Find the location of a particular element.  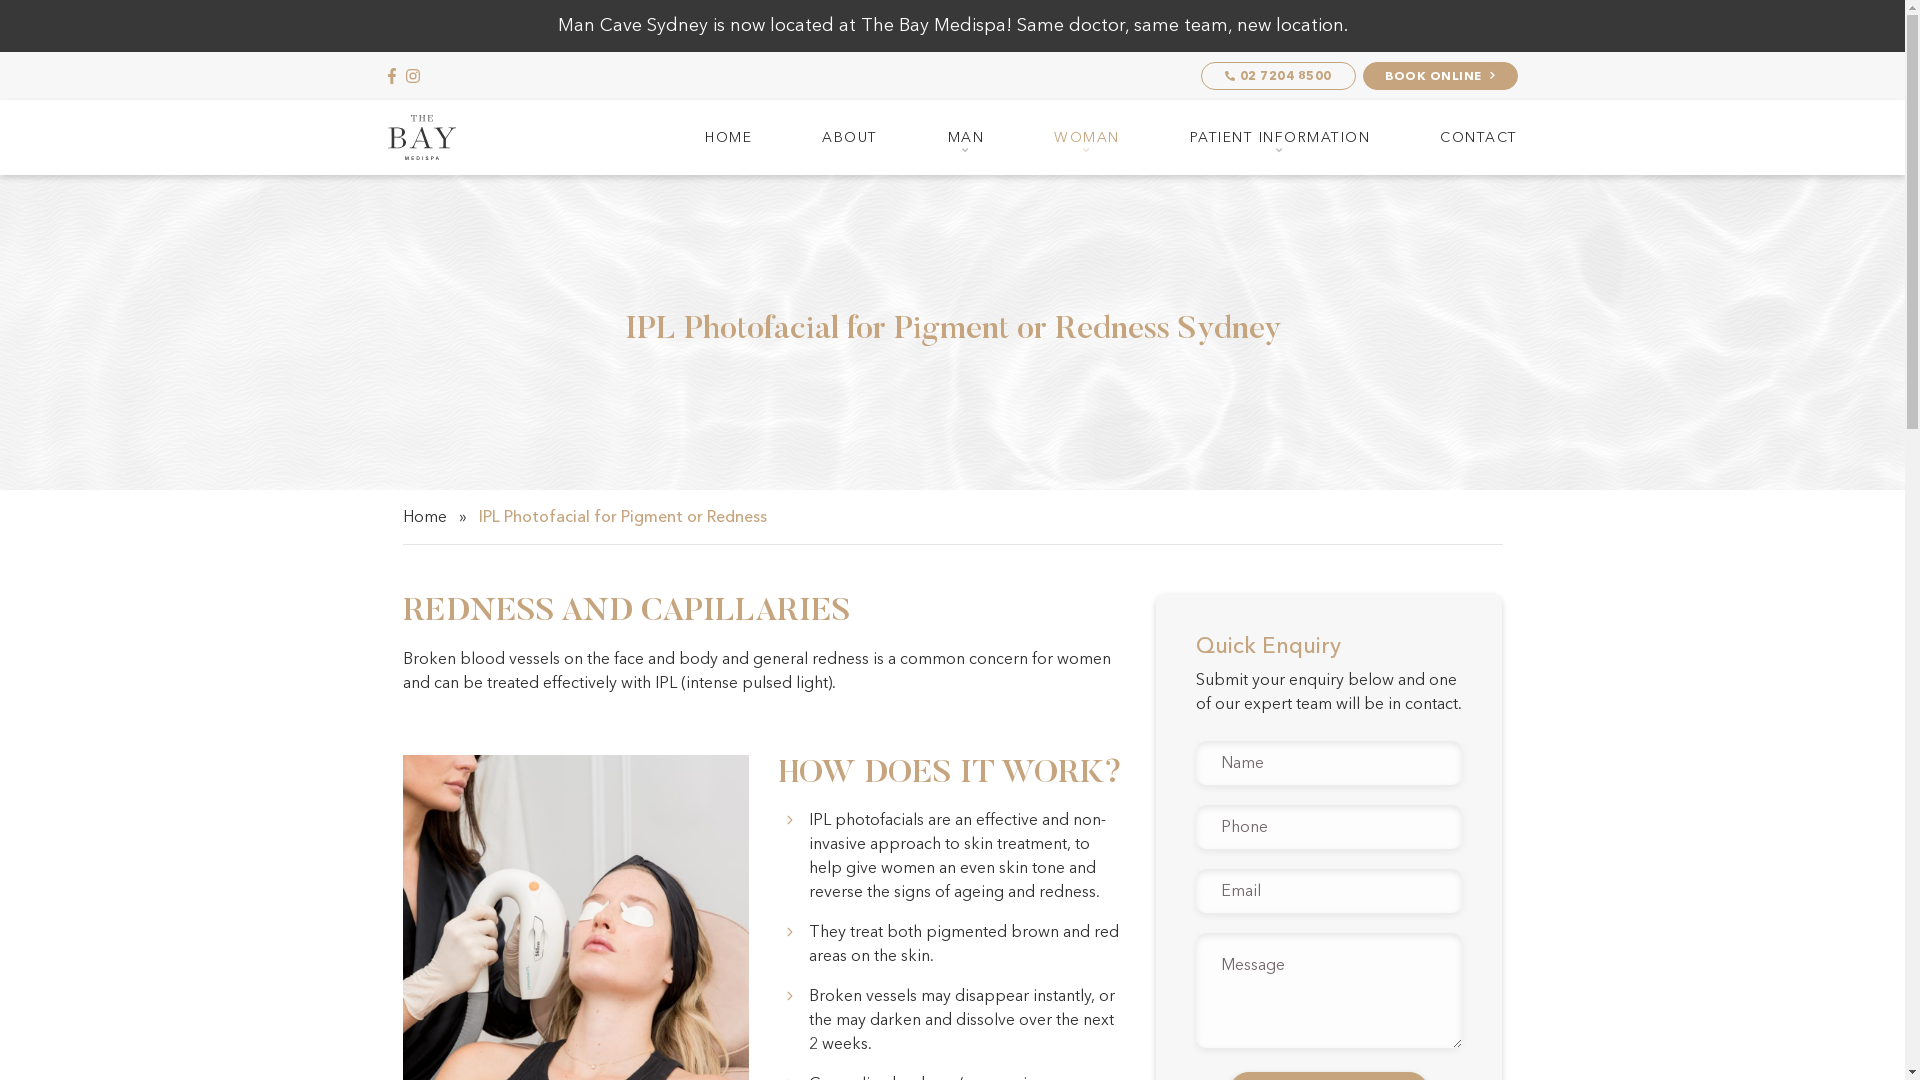

'ABOUT' is located at coordinates (849, 136).